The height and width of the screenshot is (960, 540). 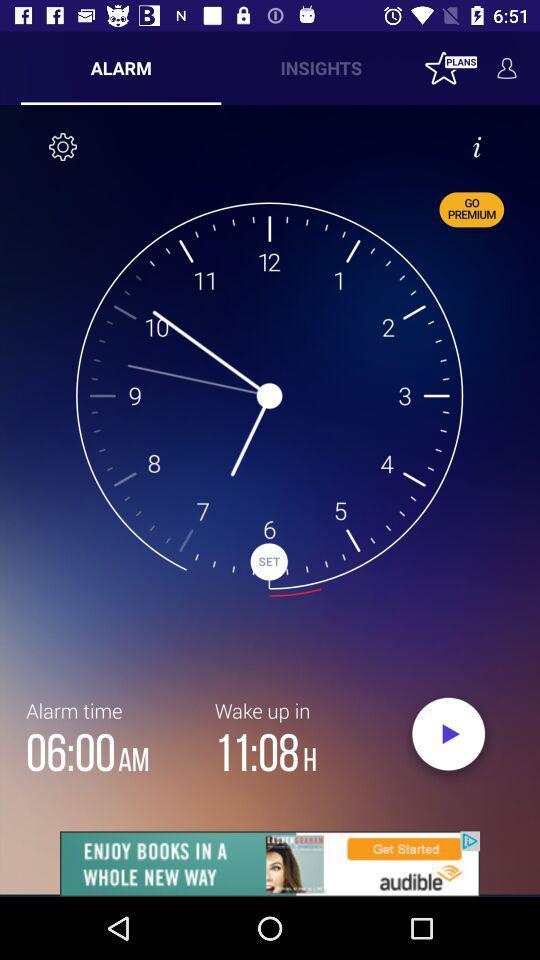 What do you see at coordinates (270, 863) in the screenshot?
I see `details about advertisement` at bounding box center [270, 863].